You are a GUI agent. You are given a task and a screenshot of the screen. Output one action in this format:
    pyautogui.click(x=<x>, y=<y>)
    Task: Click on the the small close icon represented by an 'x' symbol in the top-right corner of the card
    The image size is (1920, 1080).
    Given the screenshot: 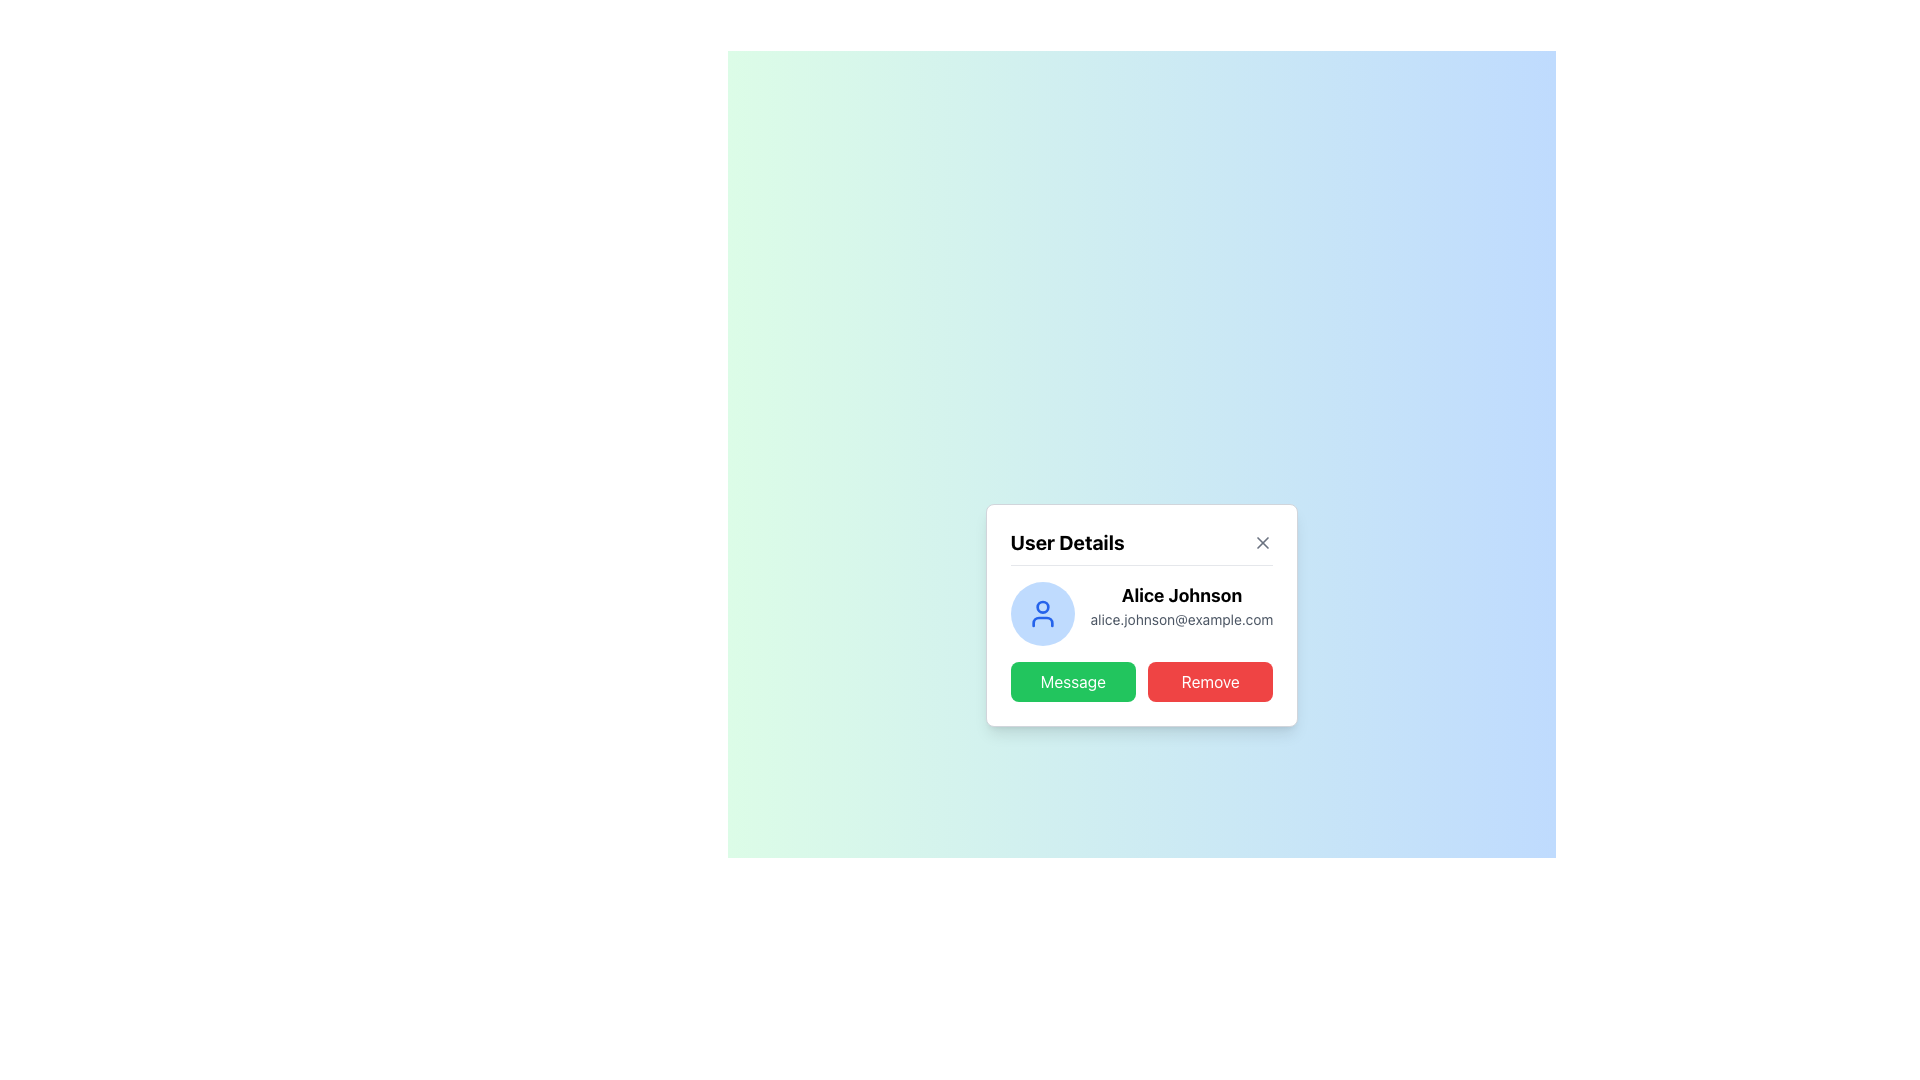 What is the action you would take?
    pyautogui.click(x=1262, y=542)
    